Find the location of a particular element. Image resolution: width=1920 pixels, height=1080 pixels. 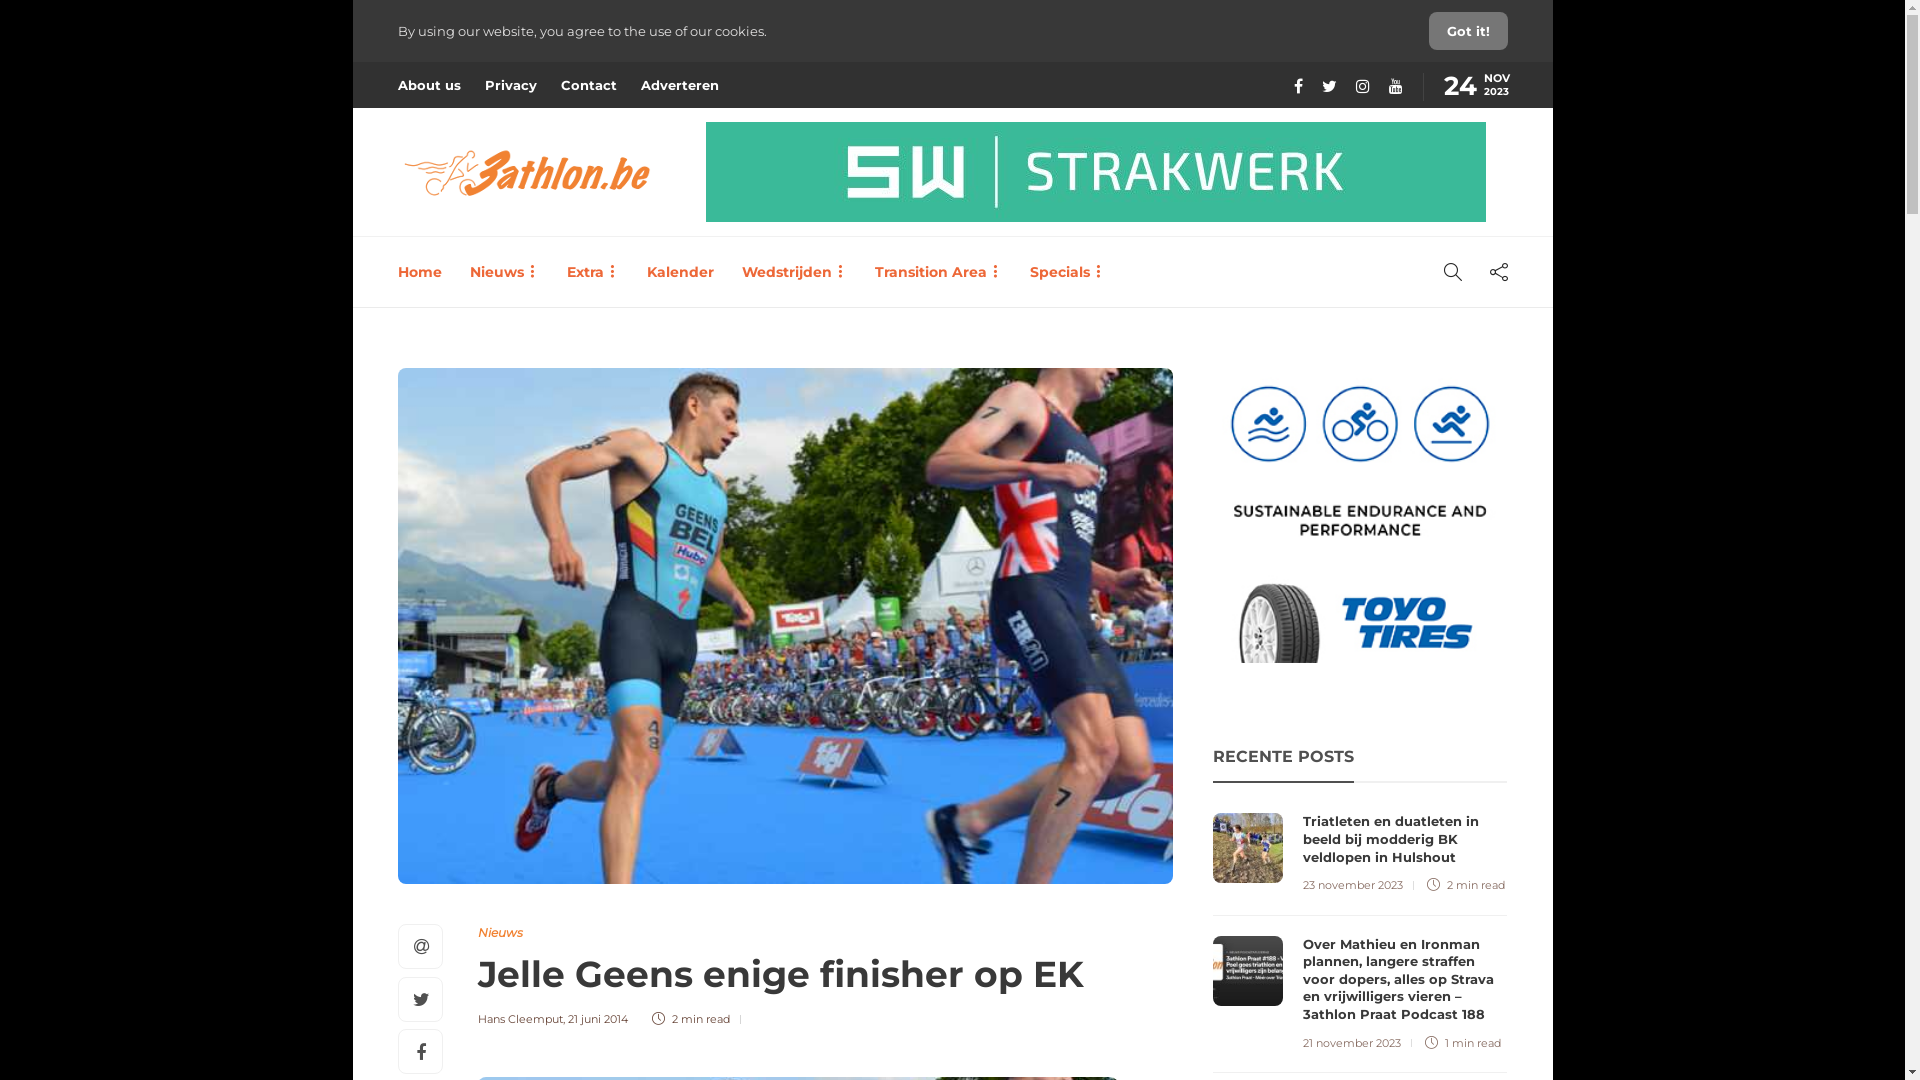

'Wedstrijden' is located at coordinates (793, 272).